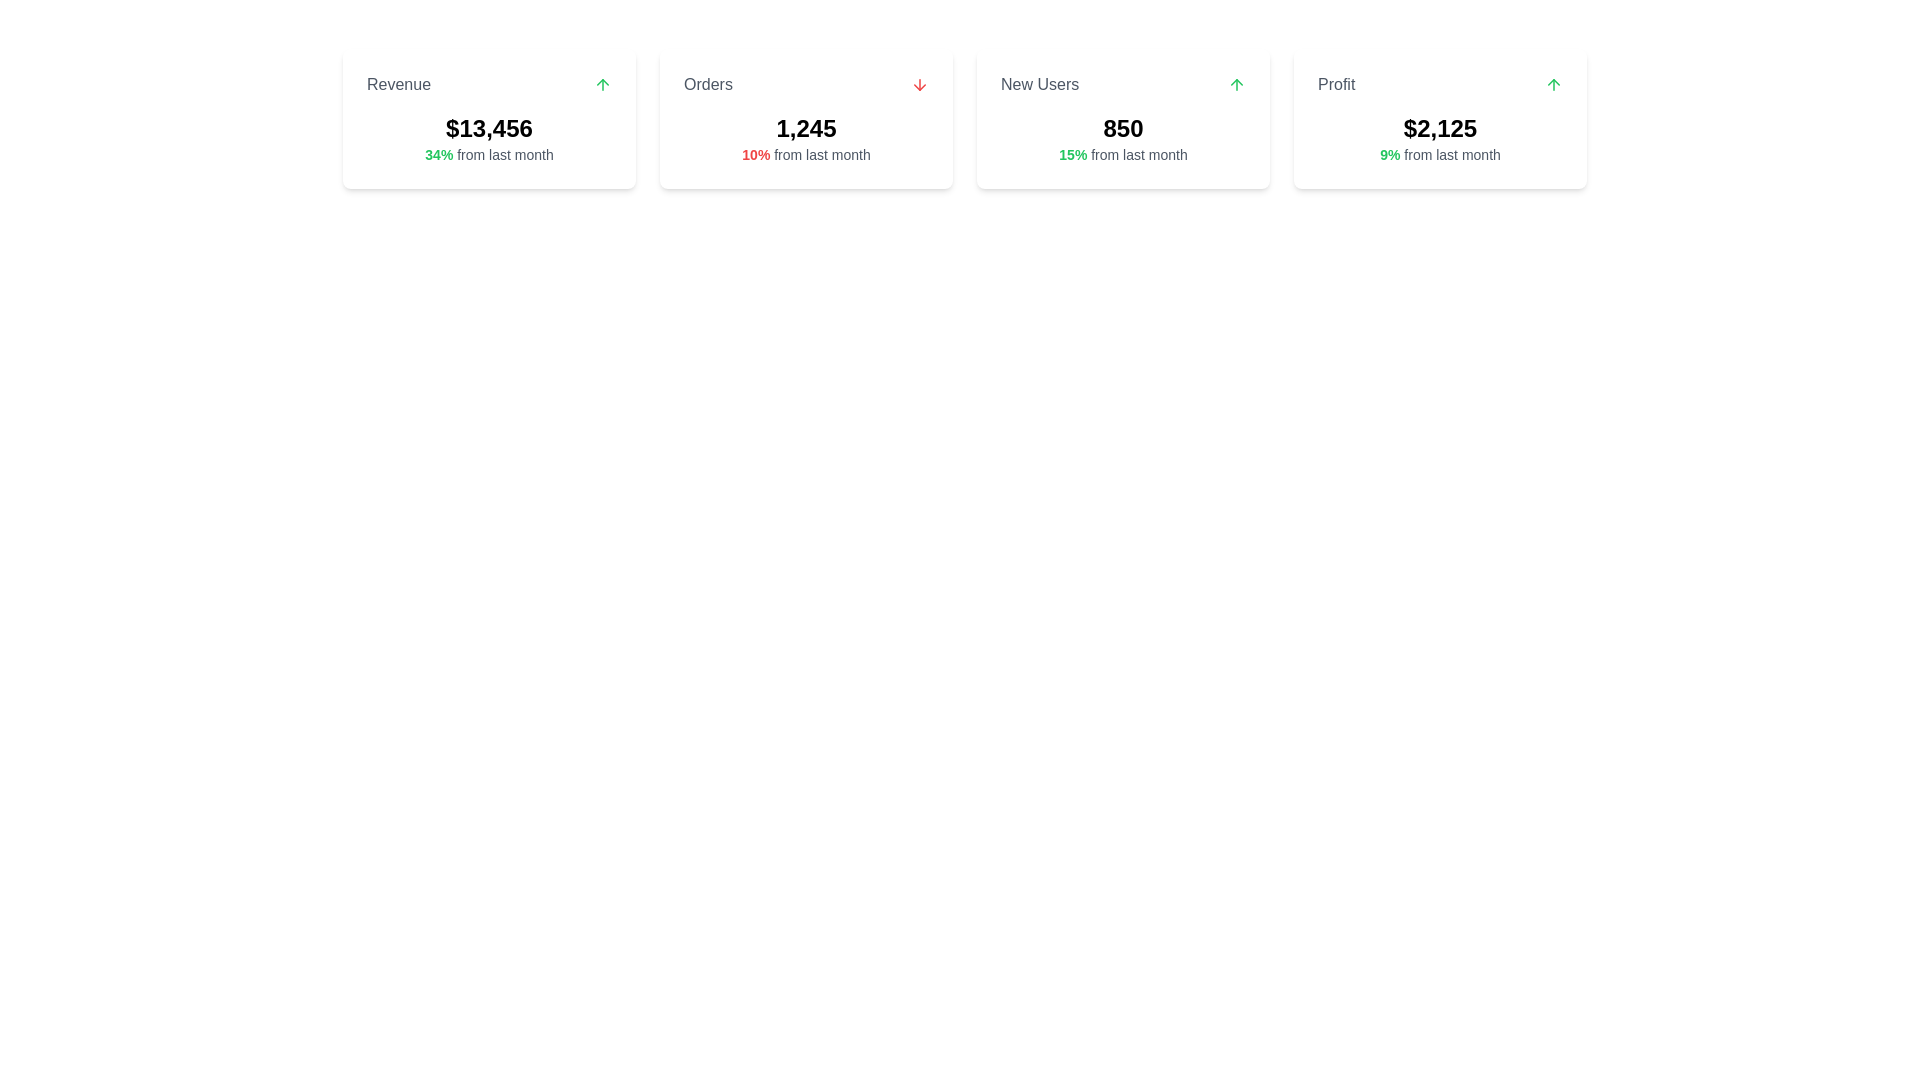  Describe the element at coordinates (489, 128) in the screenshot. I see `the revenue label displayed prominently in the user interface, located near the center of the 'Revenue' card` at that location.